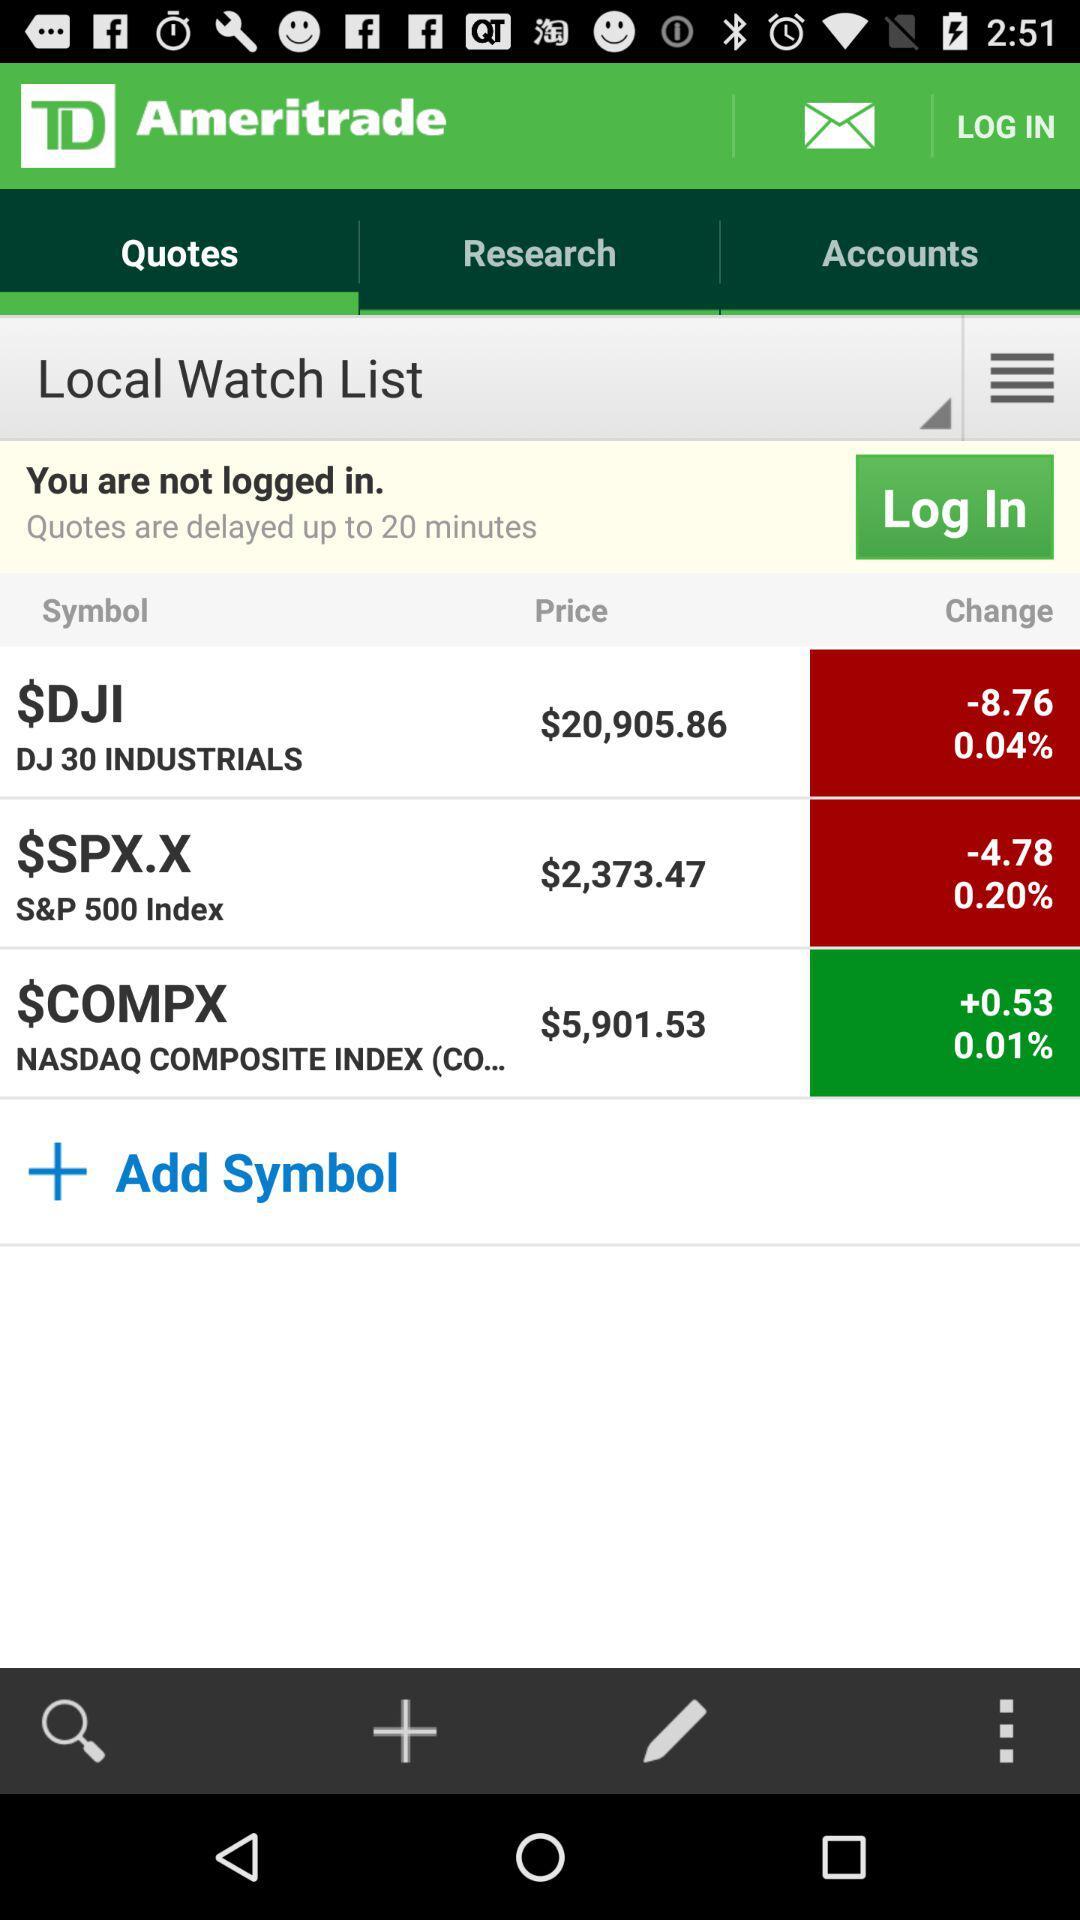  Describe the element at coordinates (832, 124) in the screenshot. I see `messages box` at that location.